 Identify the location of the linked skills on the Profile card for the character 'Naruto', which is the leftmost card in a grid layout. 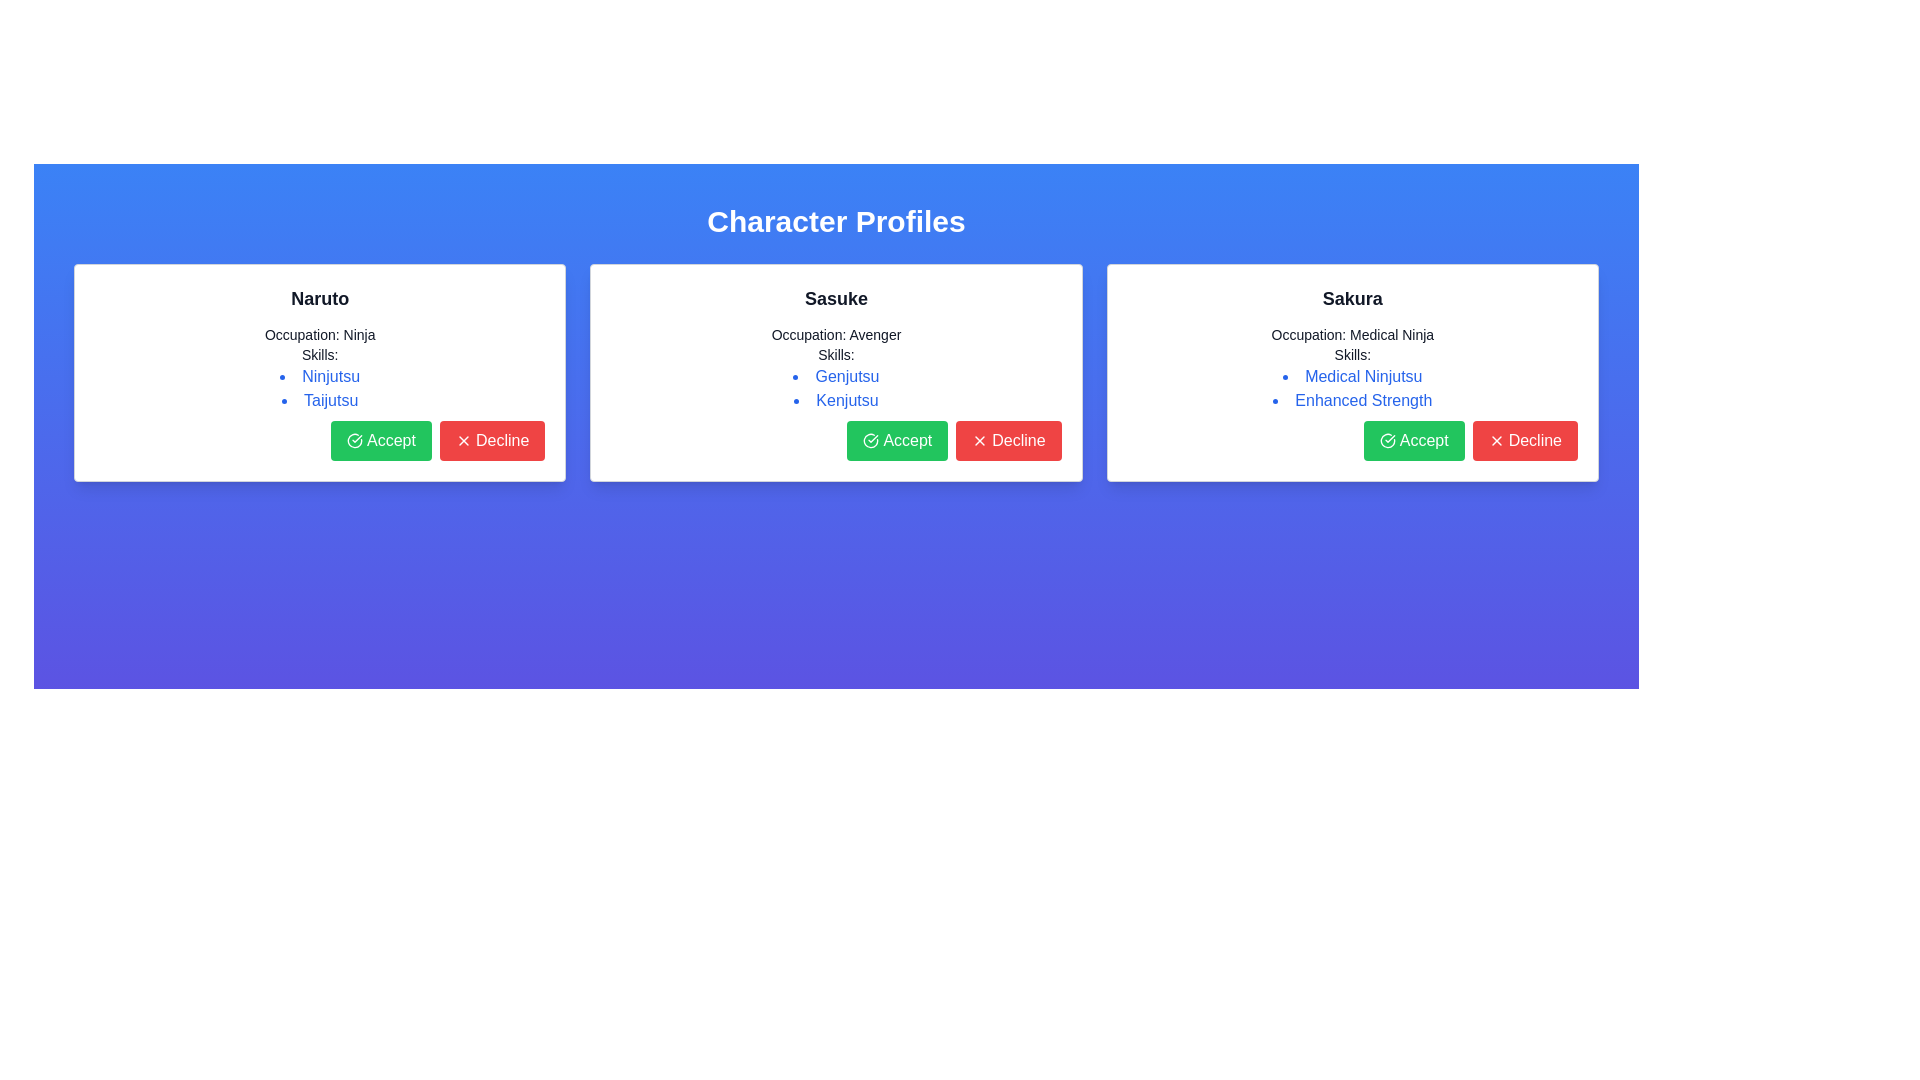
(320, 373).